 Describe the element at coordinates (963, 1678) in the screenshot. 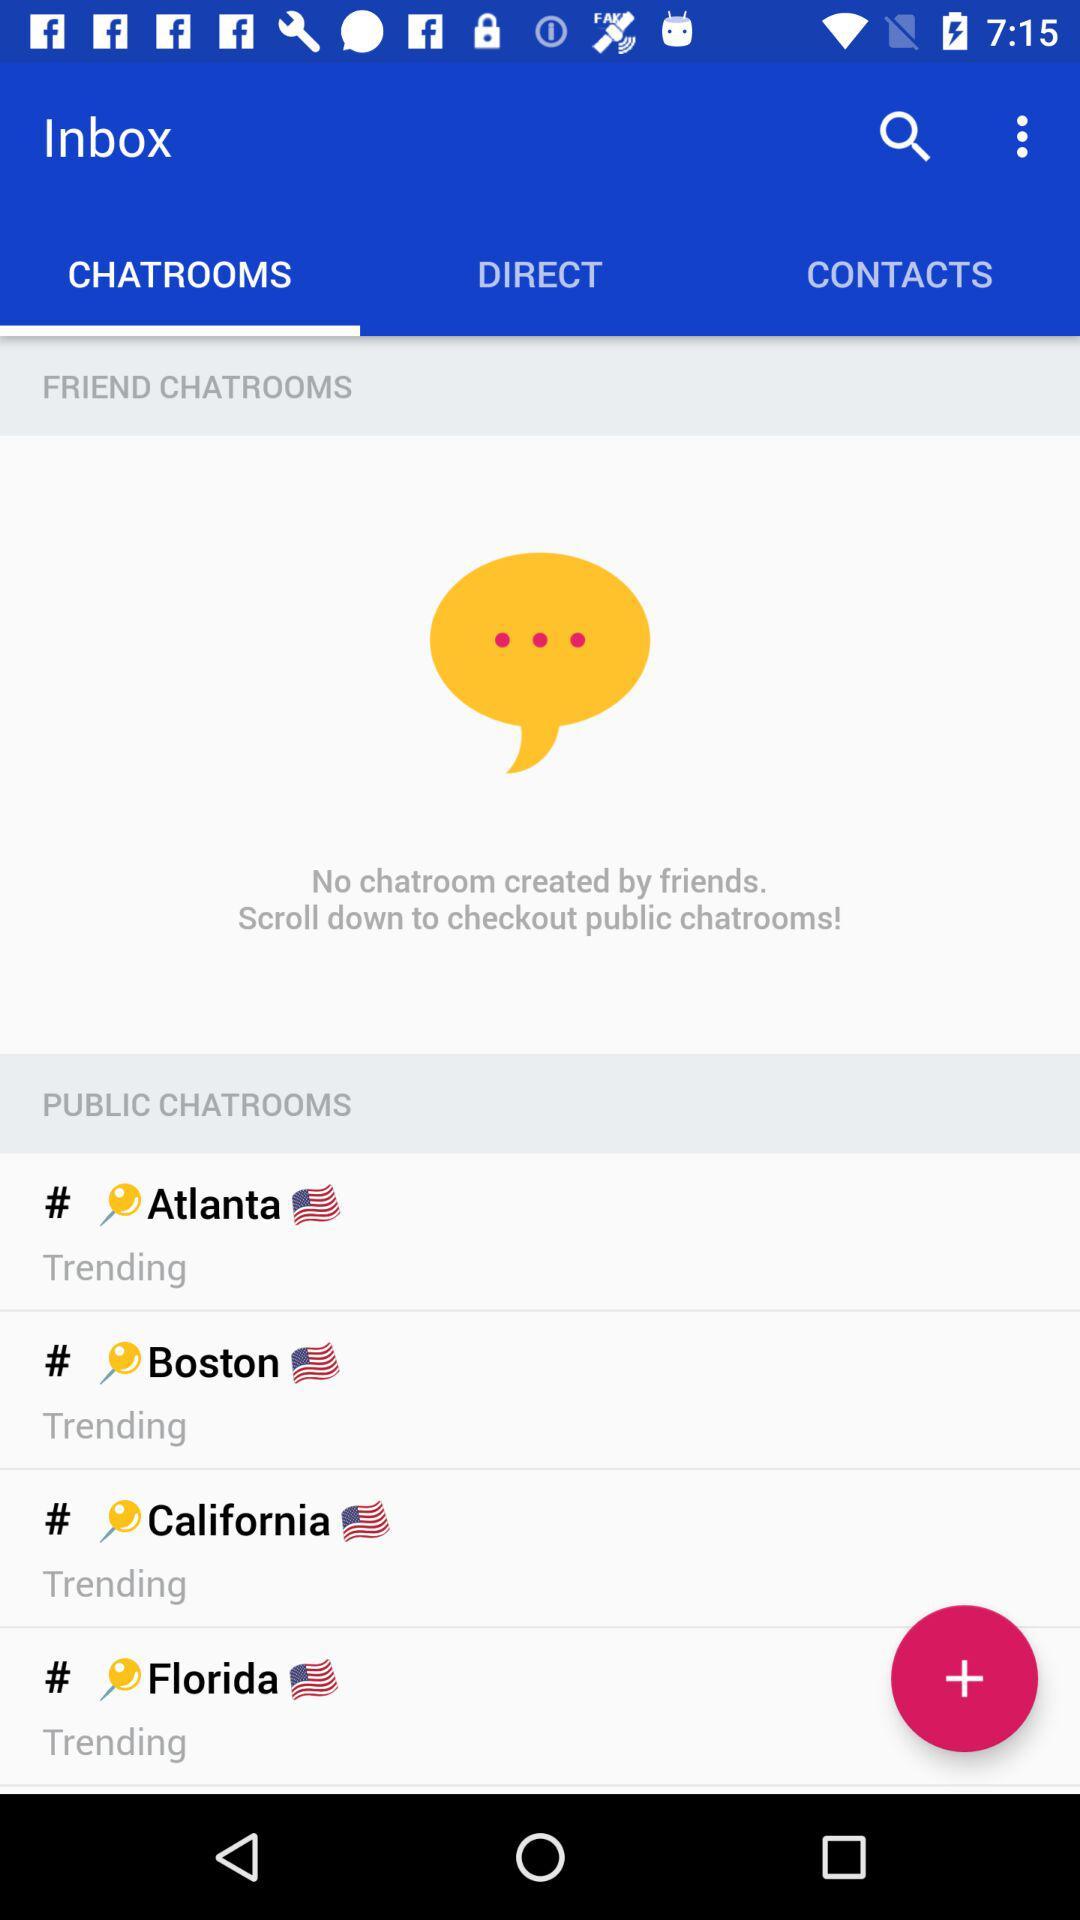

I see `item at the bottom right corner` at that location.